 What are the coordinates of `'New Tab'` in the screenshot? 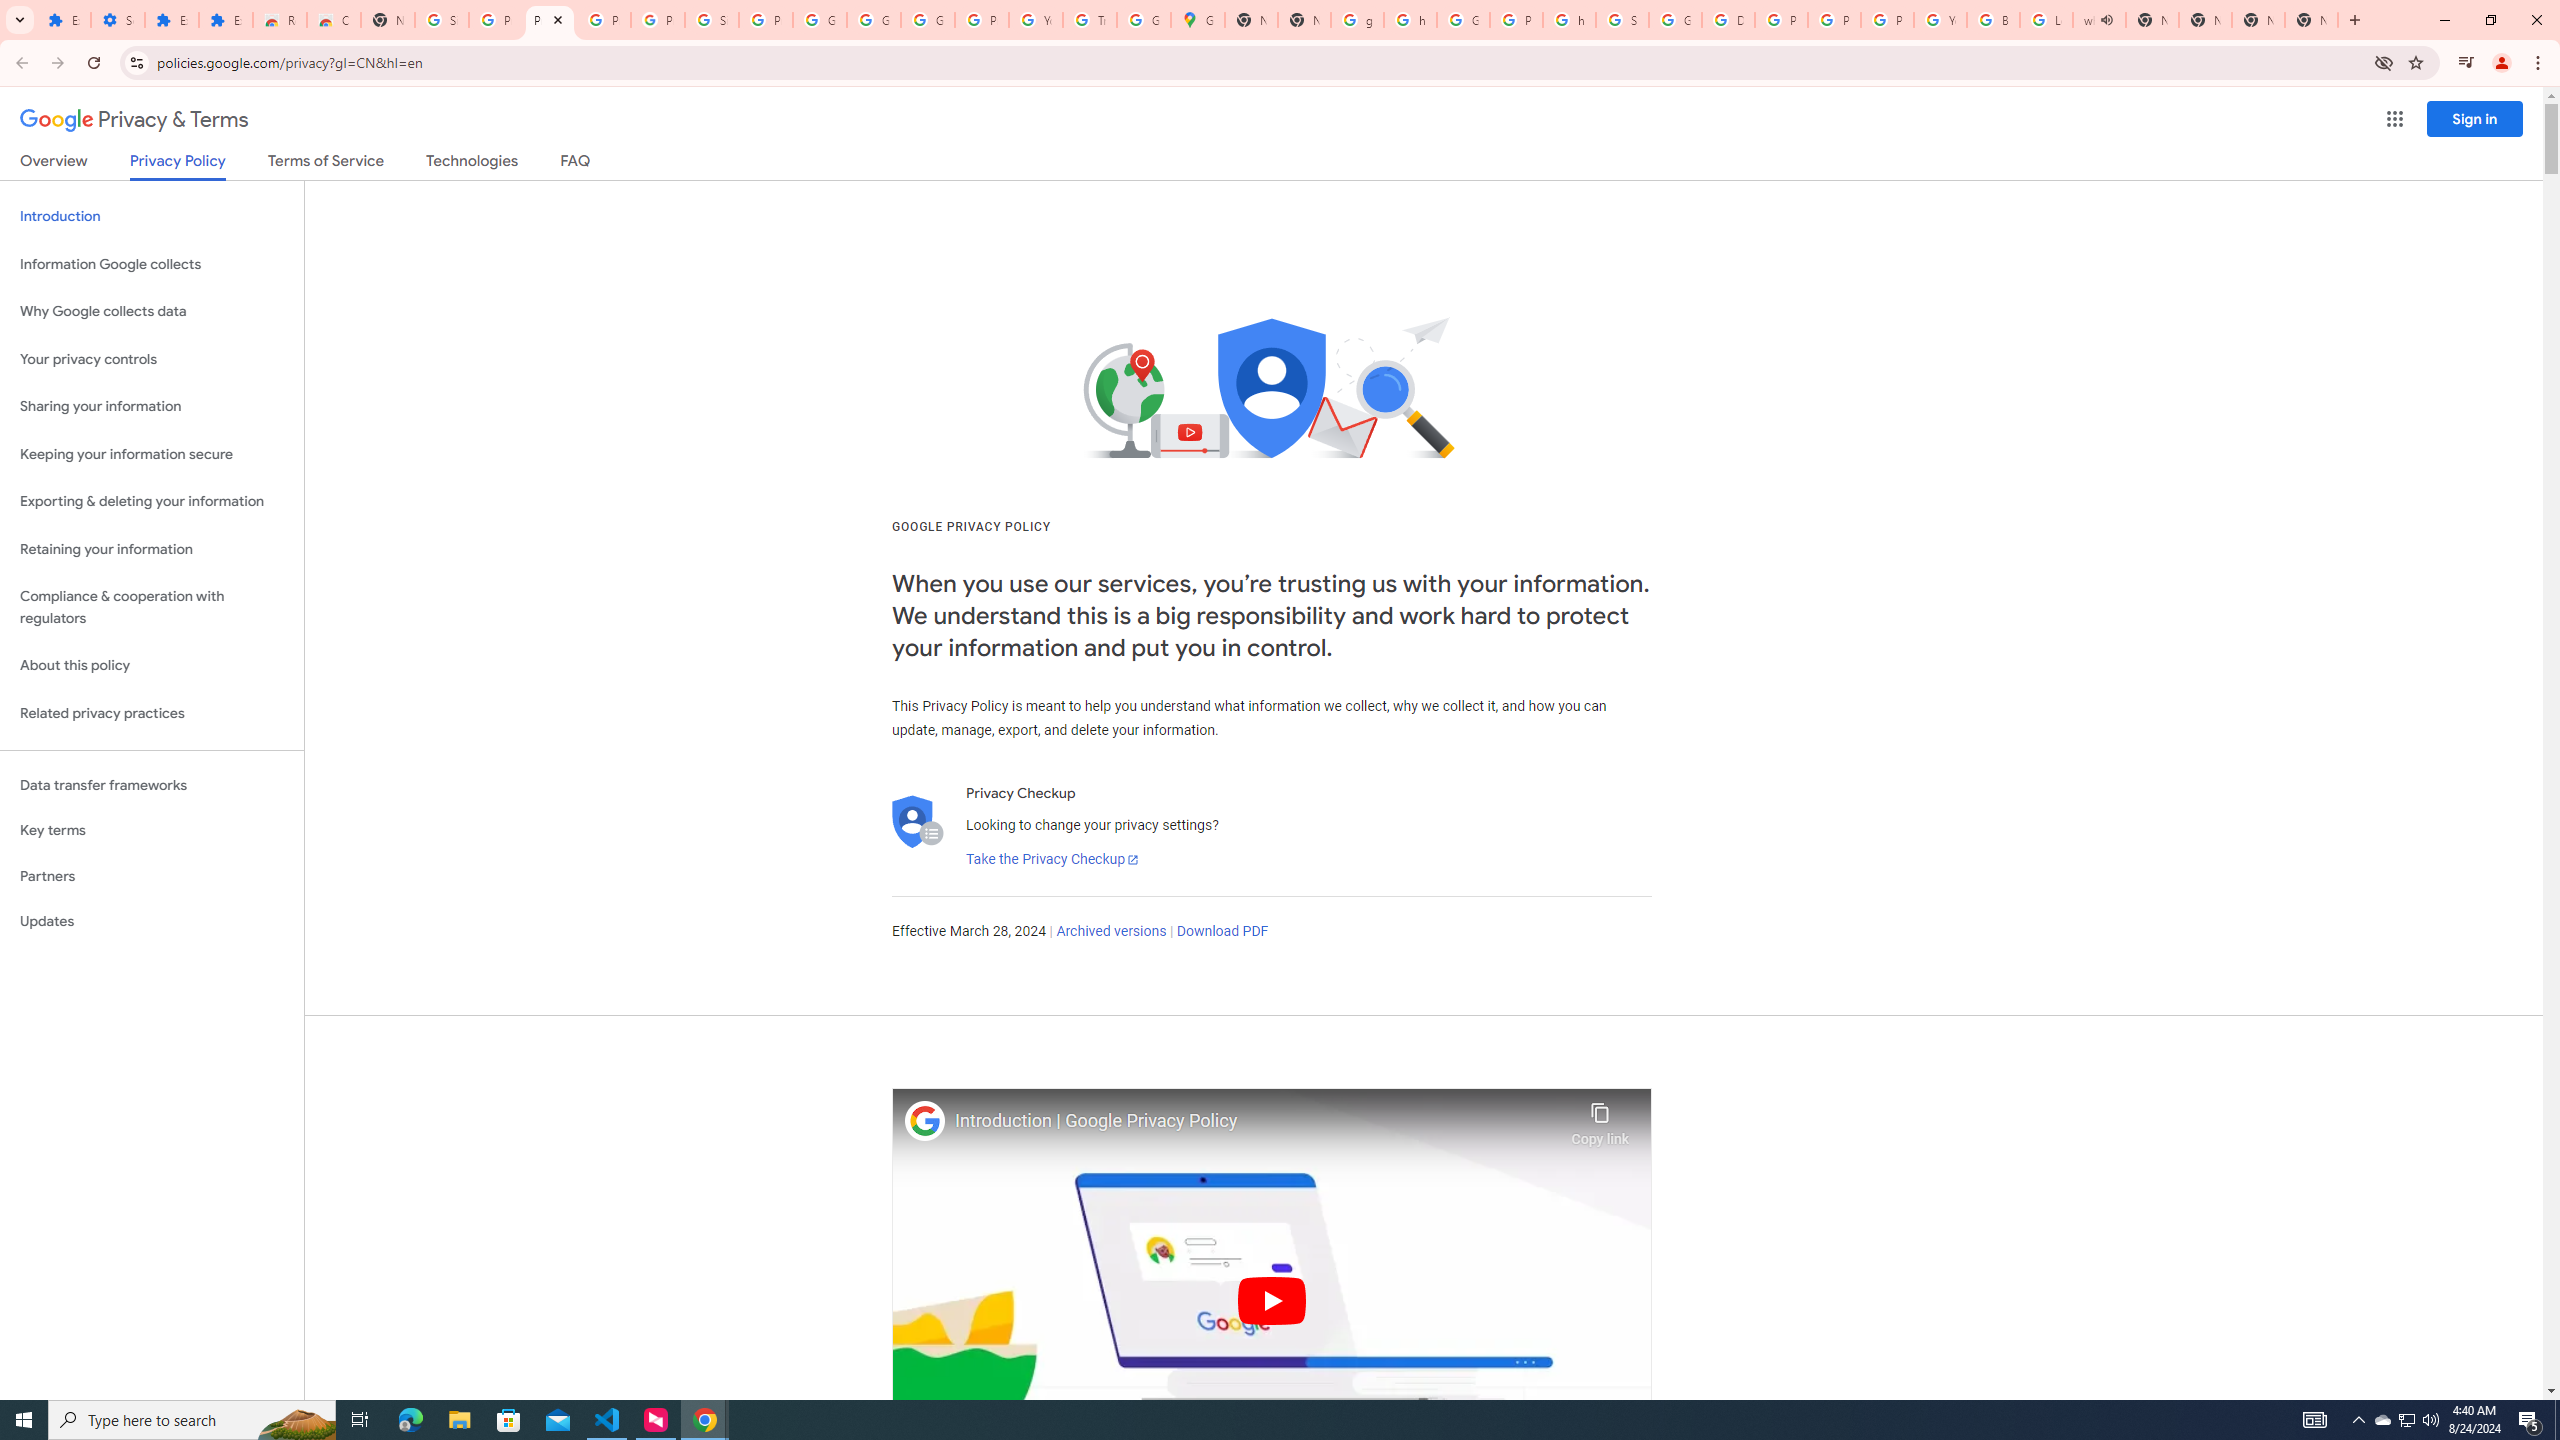 It's located at (2311, 19).